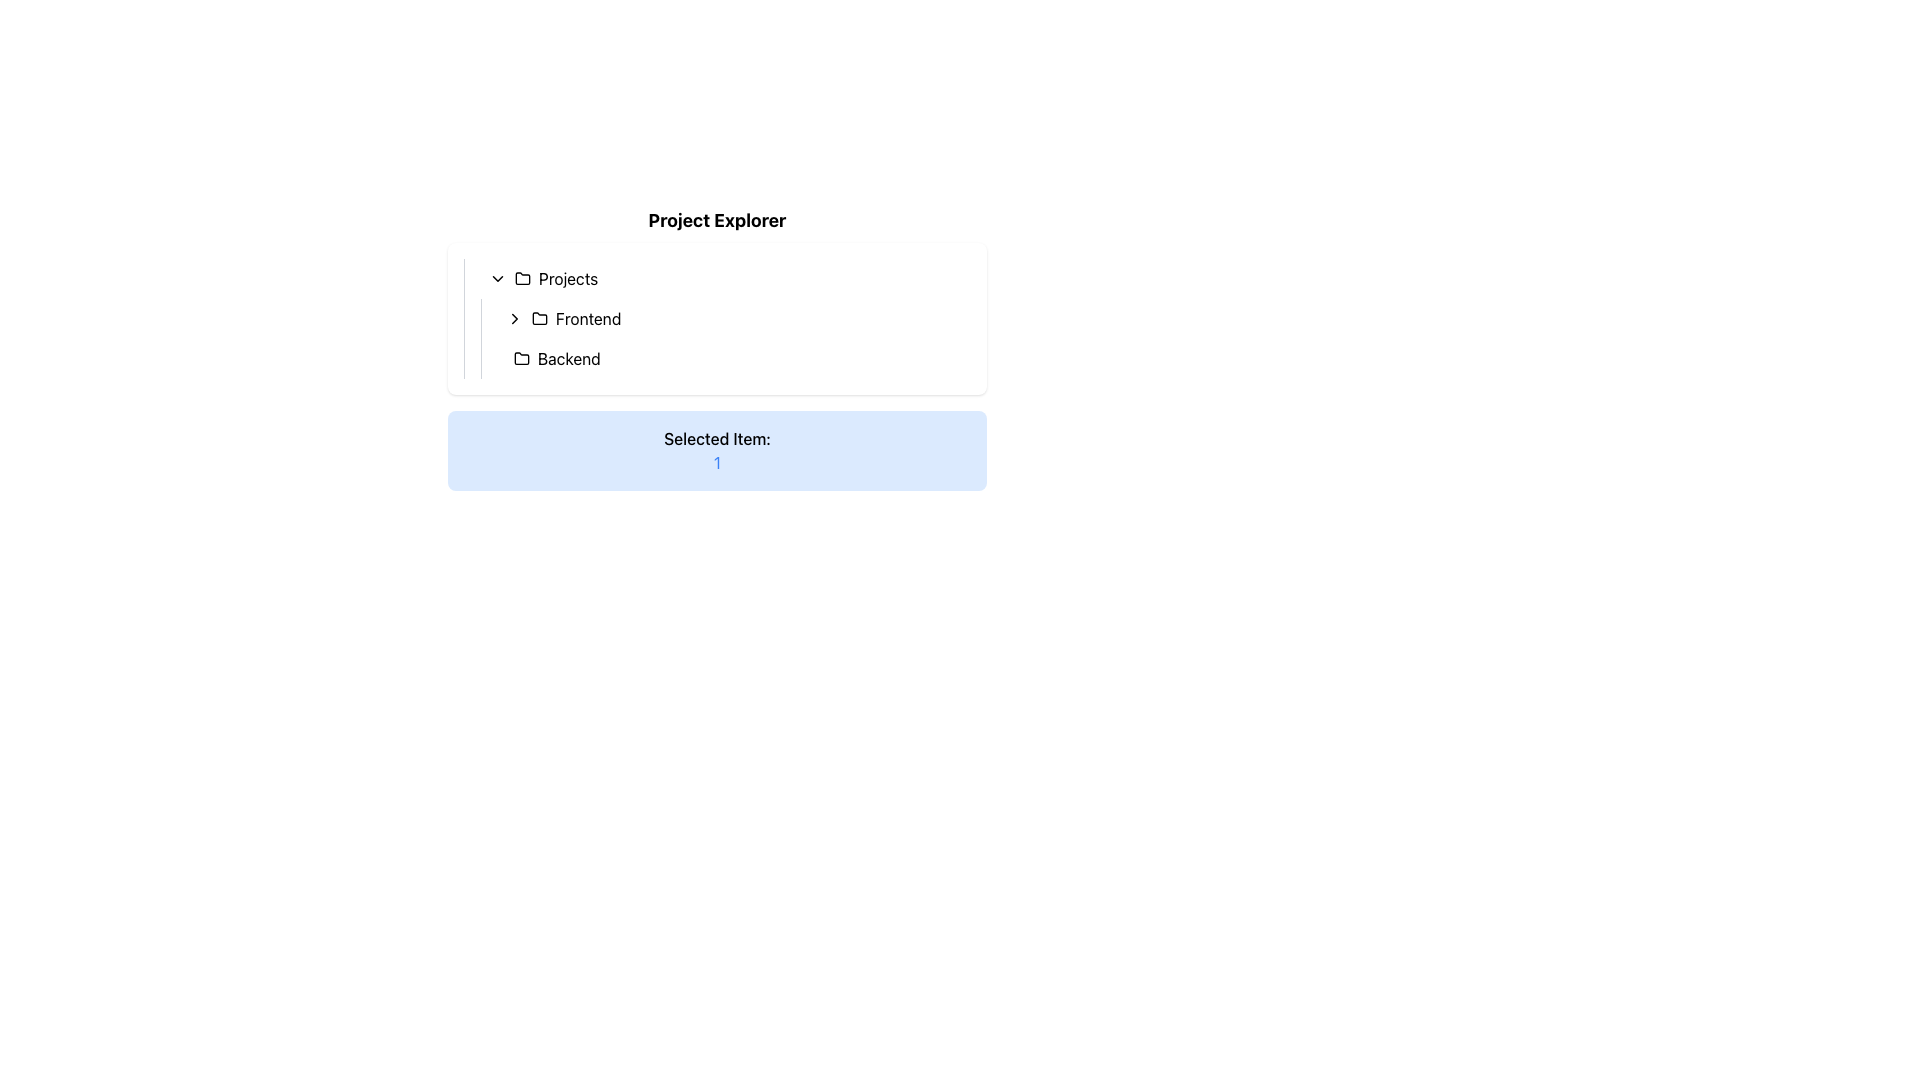  Describe the element at coordinates (522, 357) in the screenshot. I see `the folder icon located to the left of the 'Backend' text, which symbolizes navigation or grouping of items` at that location.